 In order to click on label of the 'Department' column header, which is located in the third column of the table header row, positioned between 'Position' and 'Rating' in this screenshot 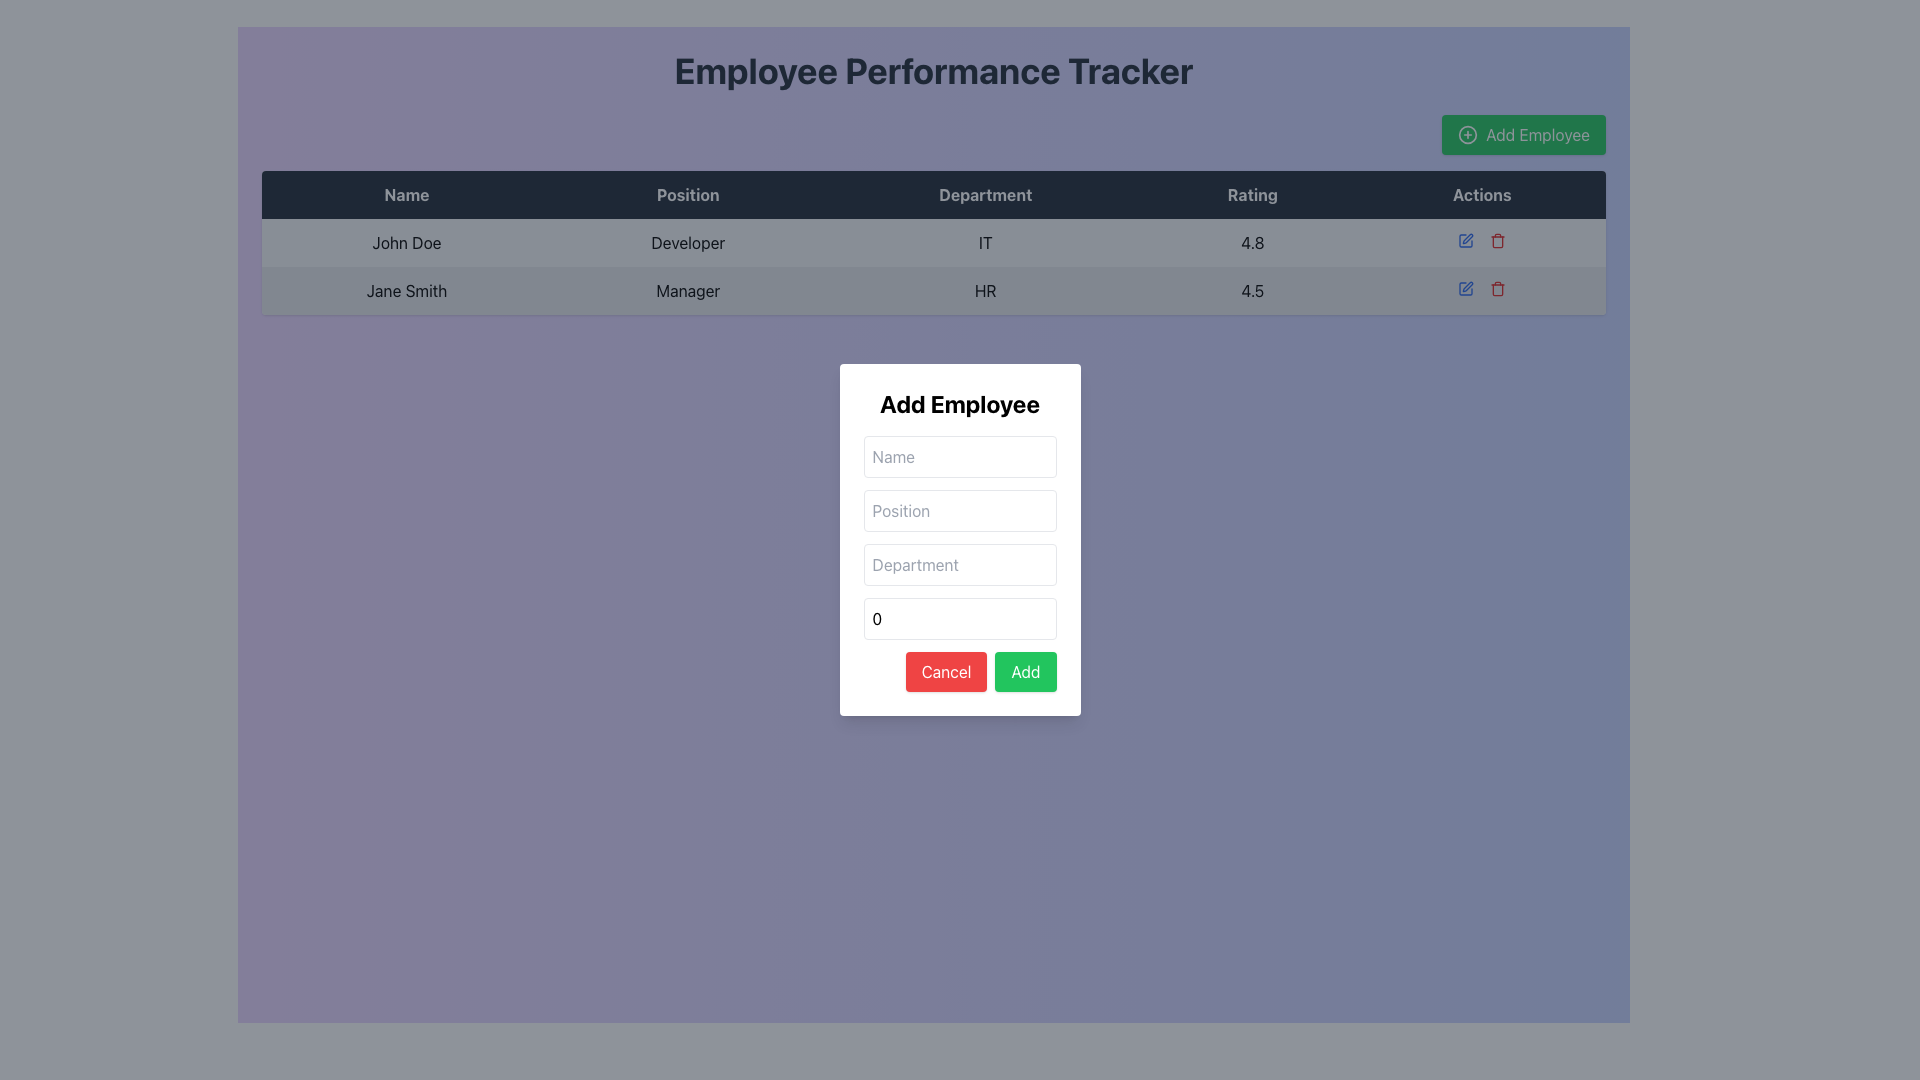, I will do `click(985, 195)`.